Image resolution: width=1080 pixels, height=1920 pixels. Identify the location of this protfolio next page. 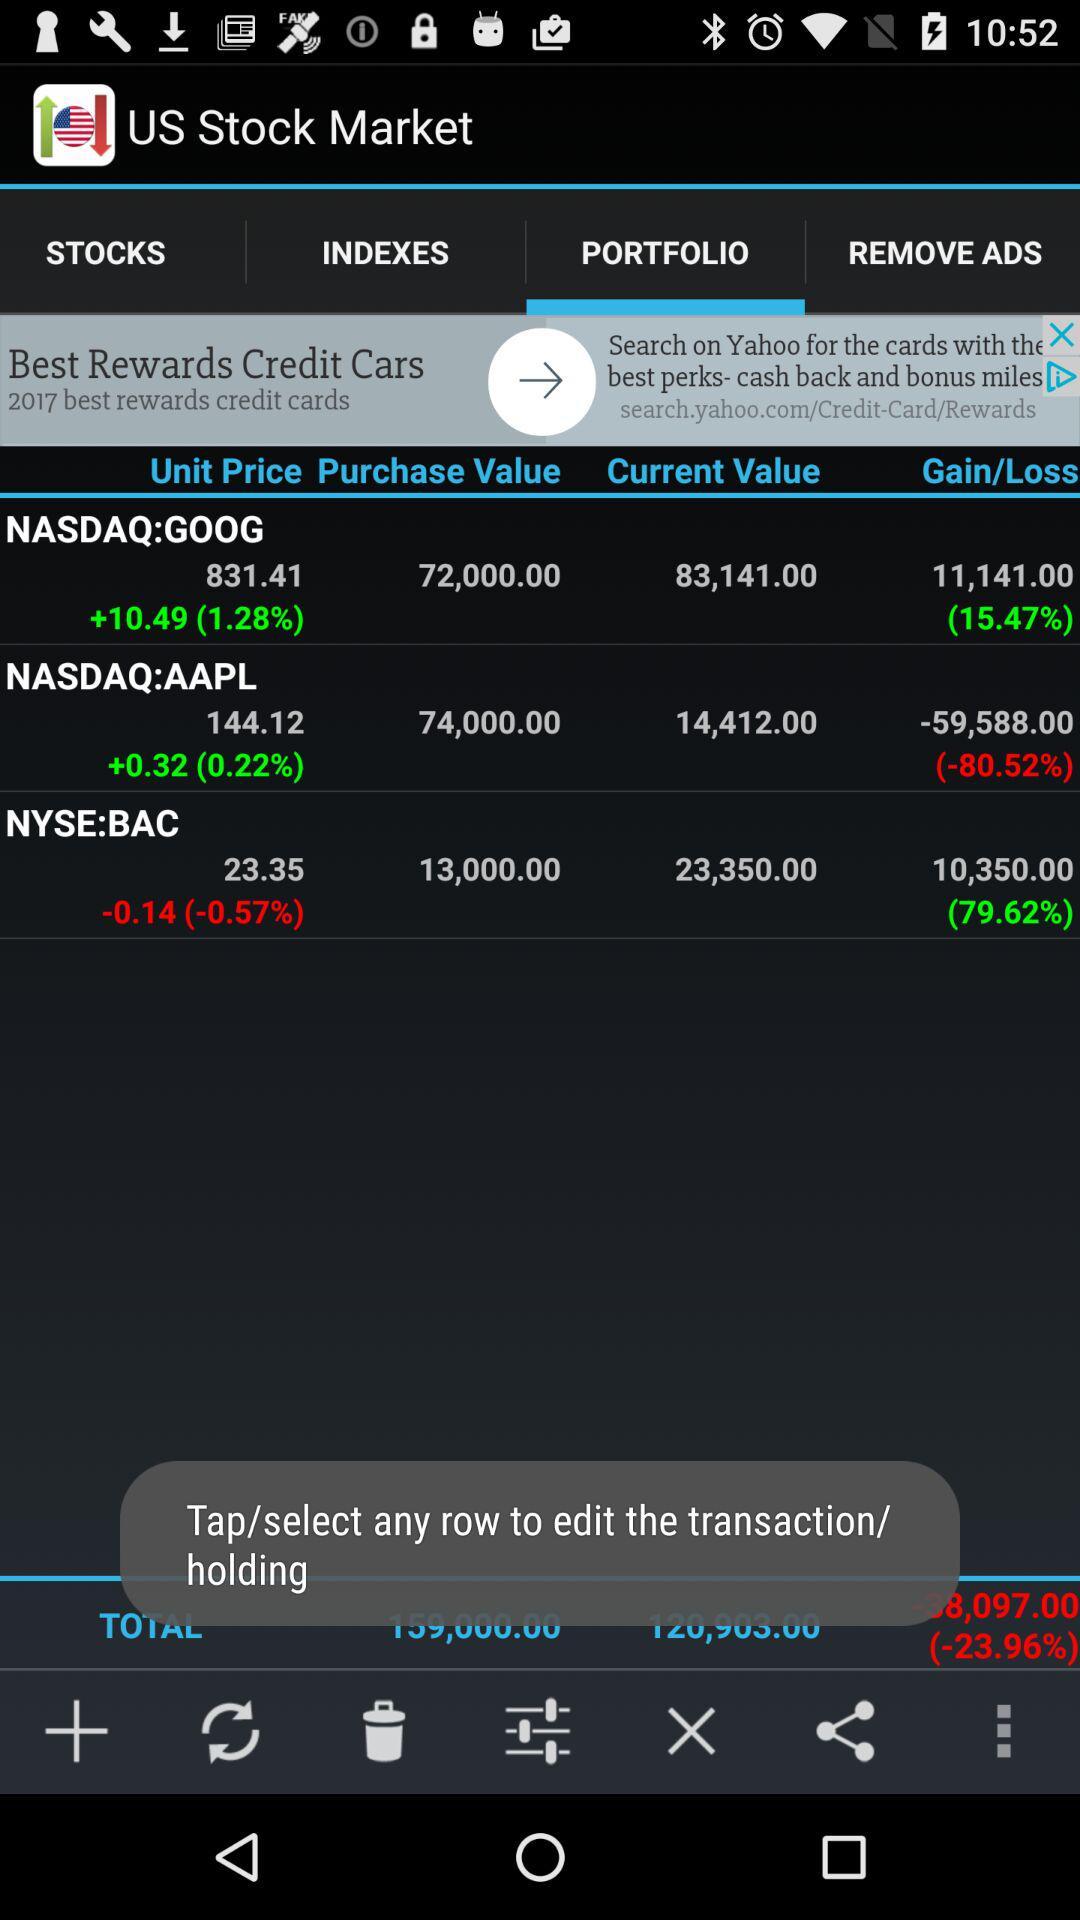
(540, 380).